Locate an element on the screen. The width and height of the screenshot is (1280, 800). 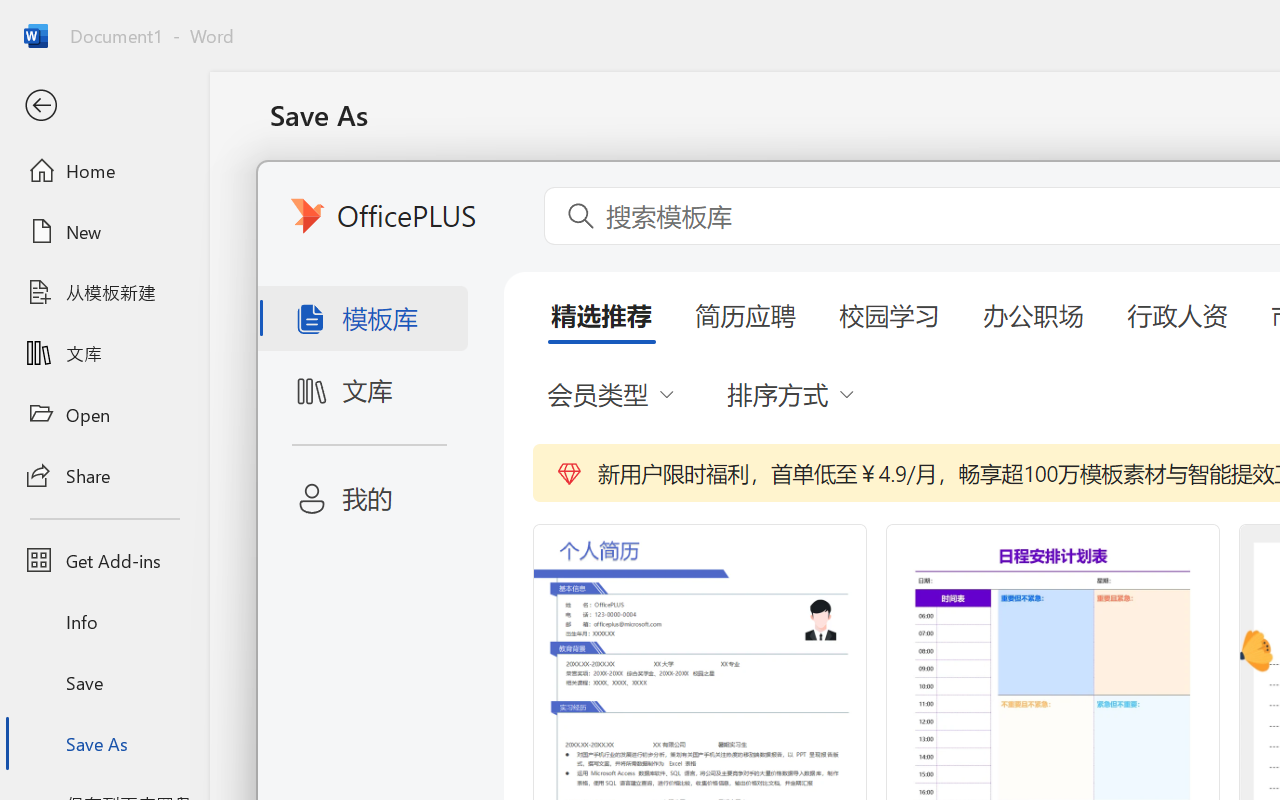
'Get Add-ins' is located at coordinates (103, 560).